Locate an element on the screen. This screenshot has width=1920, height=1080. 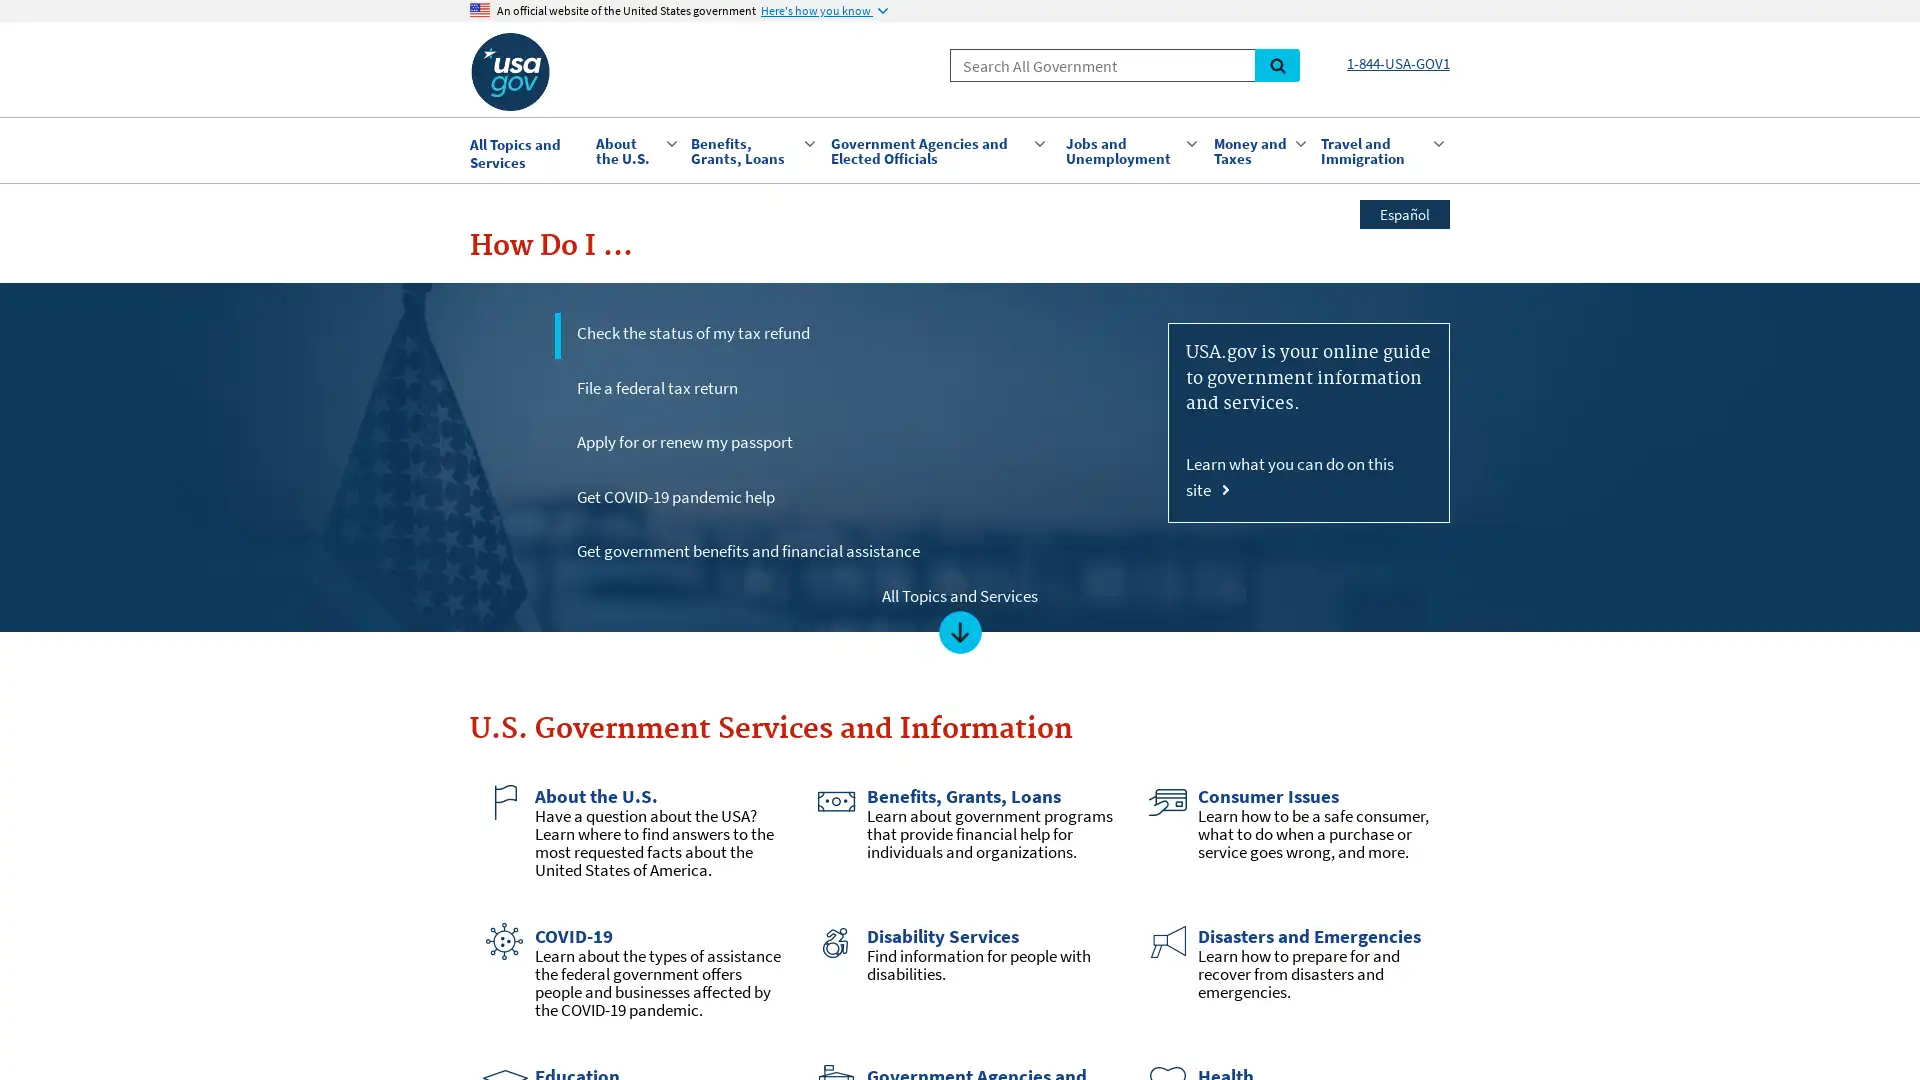
Money and Taxes is located at coordinates (1256, 149).